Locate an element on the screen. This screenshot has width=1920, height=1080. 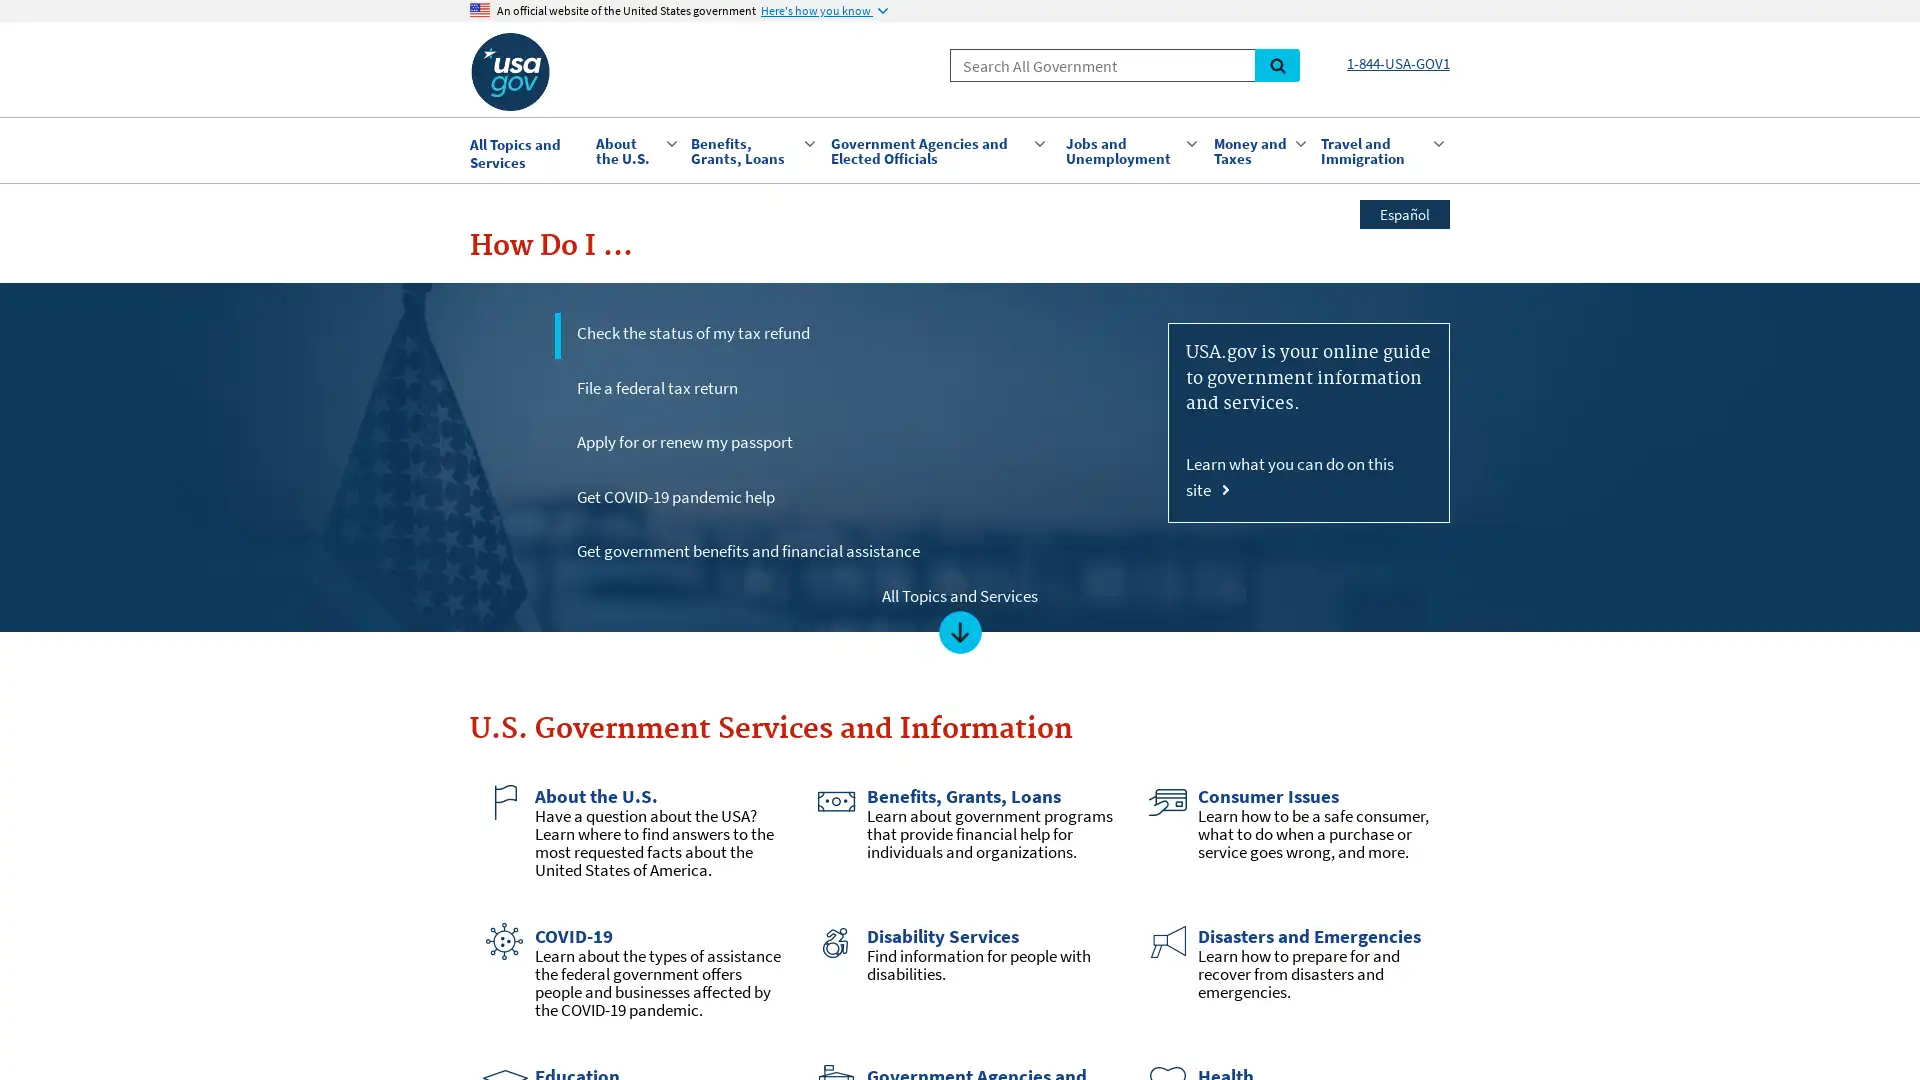
Money and Taxes is located at coordinates (1256, 149).